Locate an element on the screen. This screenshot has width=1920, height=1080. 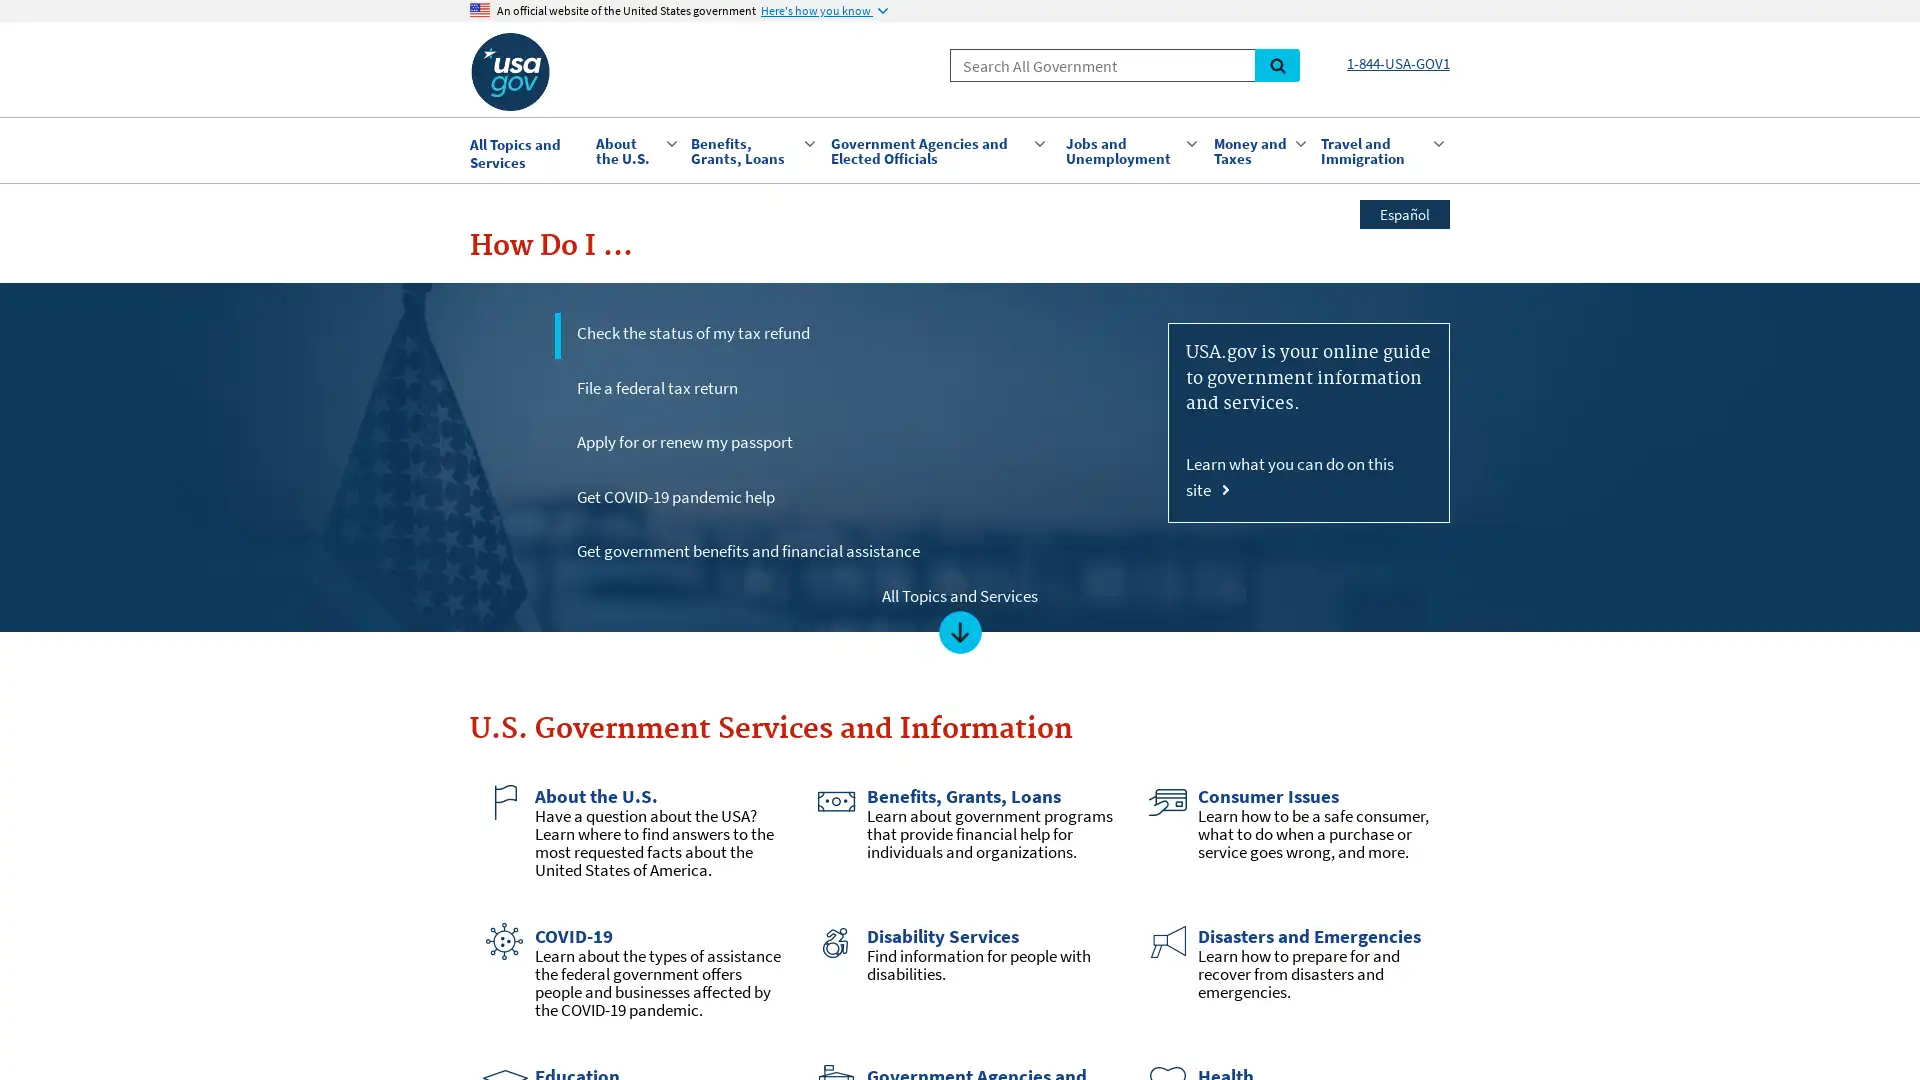
Money and Taxes is located at coordinates (1256, 149).